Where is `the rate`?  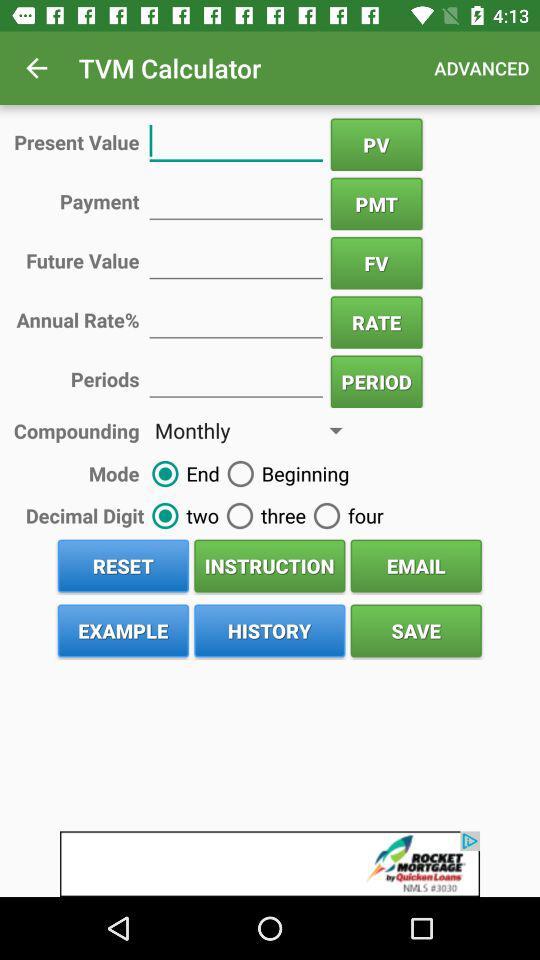
the rate is located at coordinates (235, 319).